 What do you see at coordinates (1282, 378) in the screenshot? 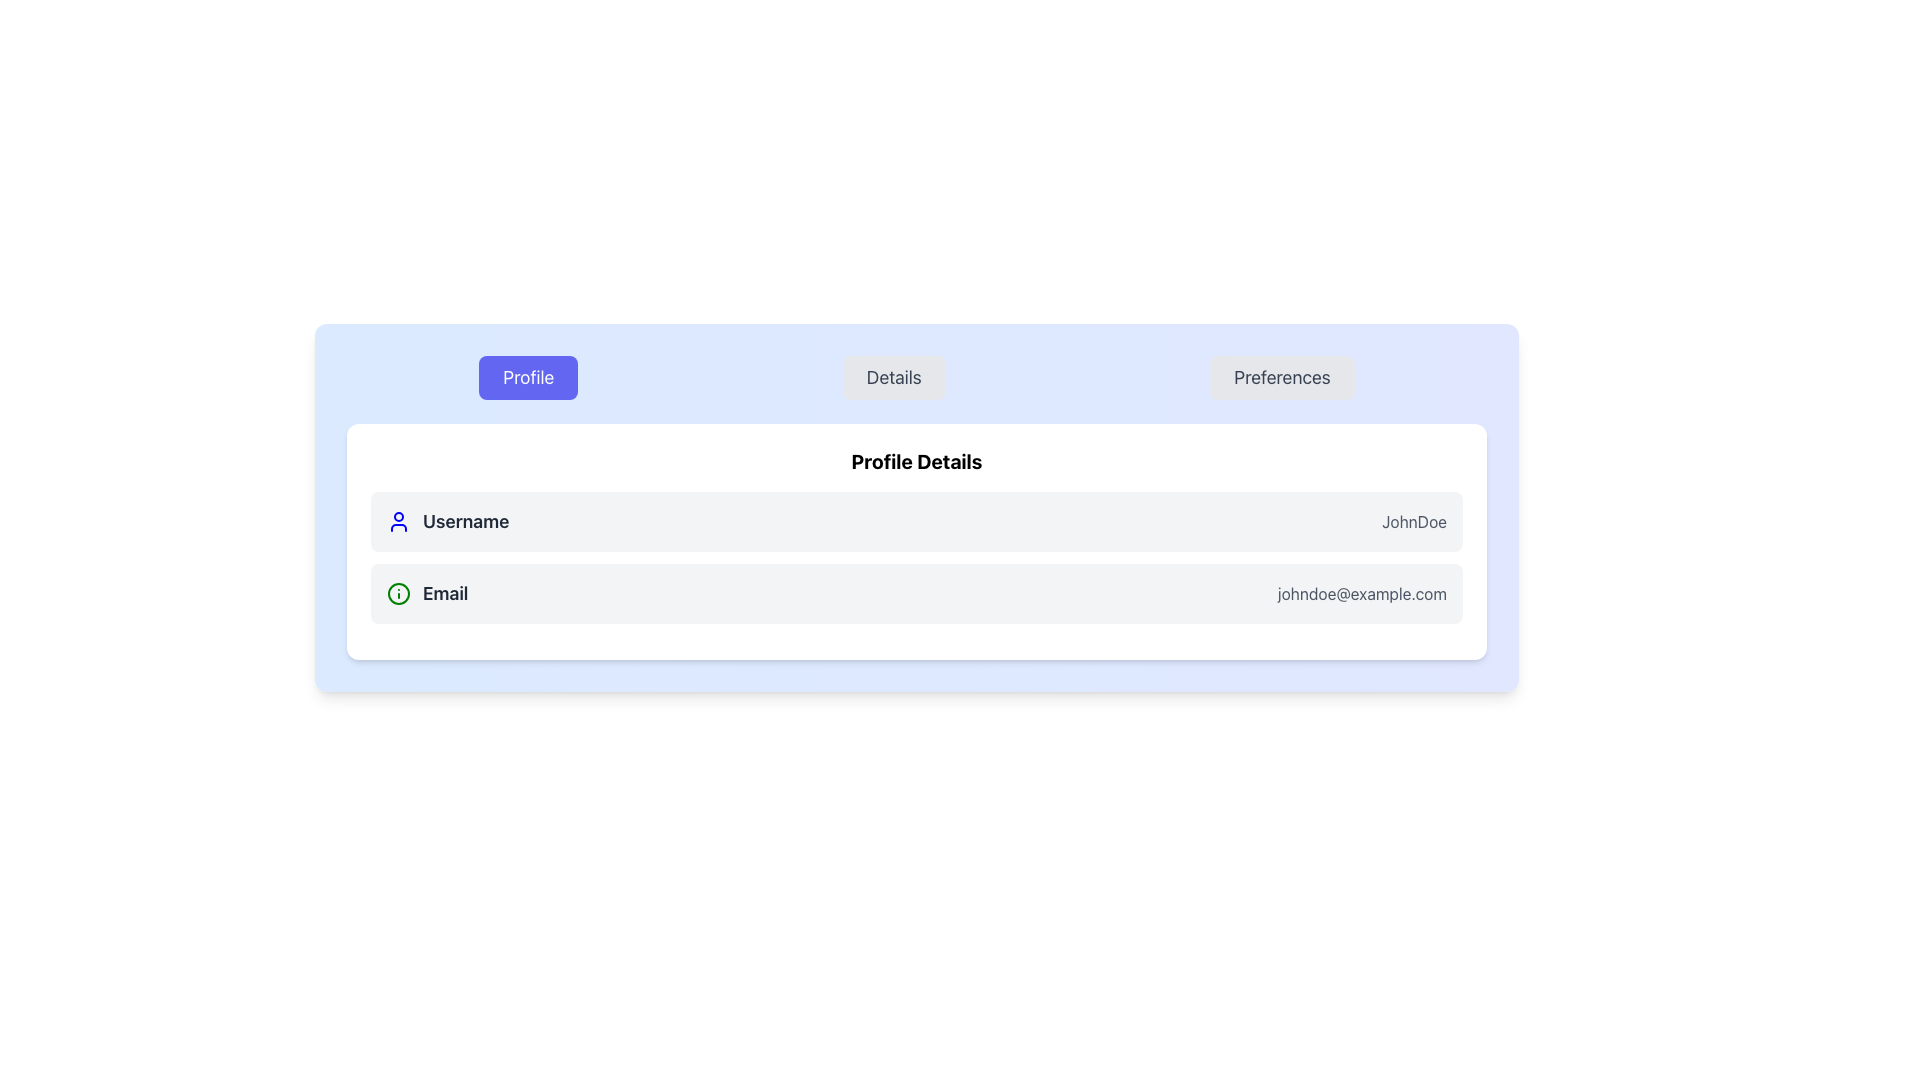
I see `the 'Preferences' button, which is a rounded rectangle with light gray background and dark gray text in large font, located in the upper-right section of the interface` at bounding box center [1282, 378].